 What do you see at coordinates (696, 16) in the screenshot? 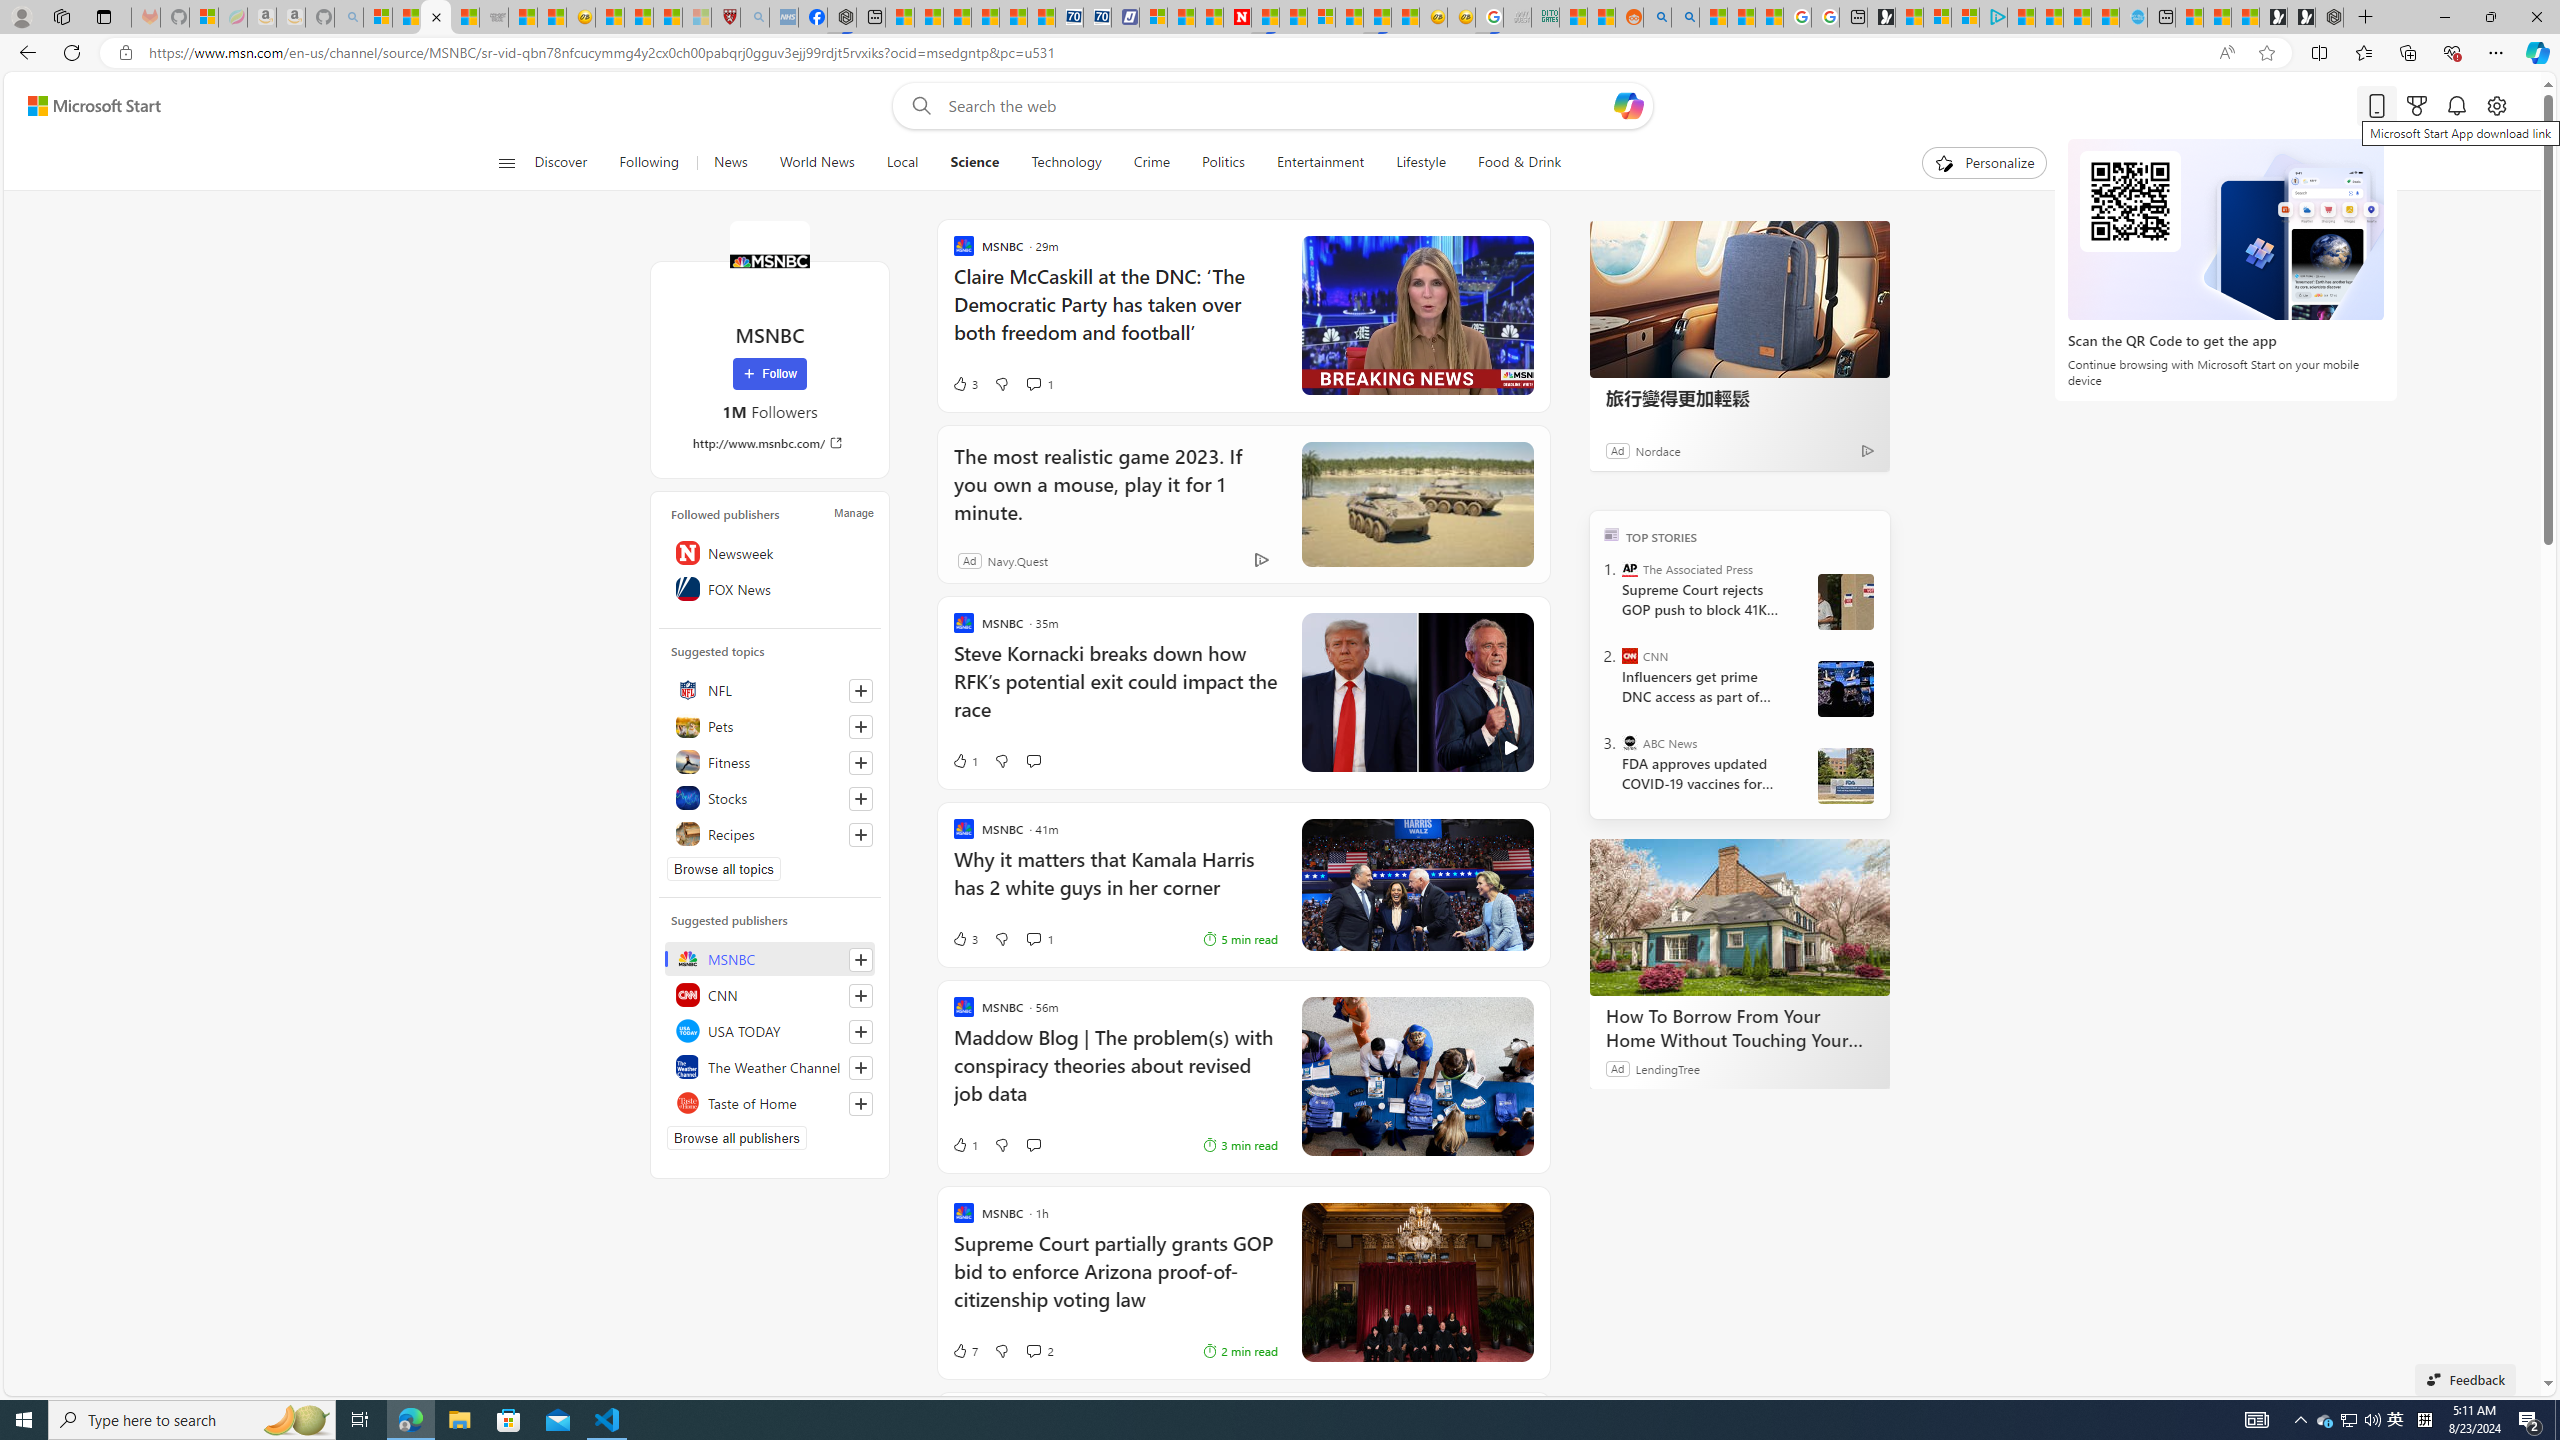
I see `'12 Popular Science Lies that Must be Corrected - Sleeping'` at bounding box center [696, 16].